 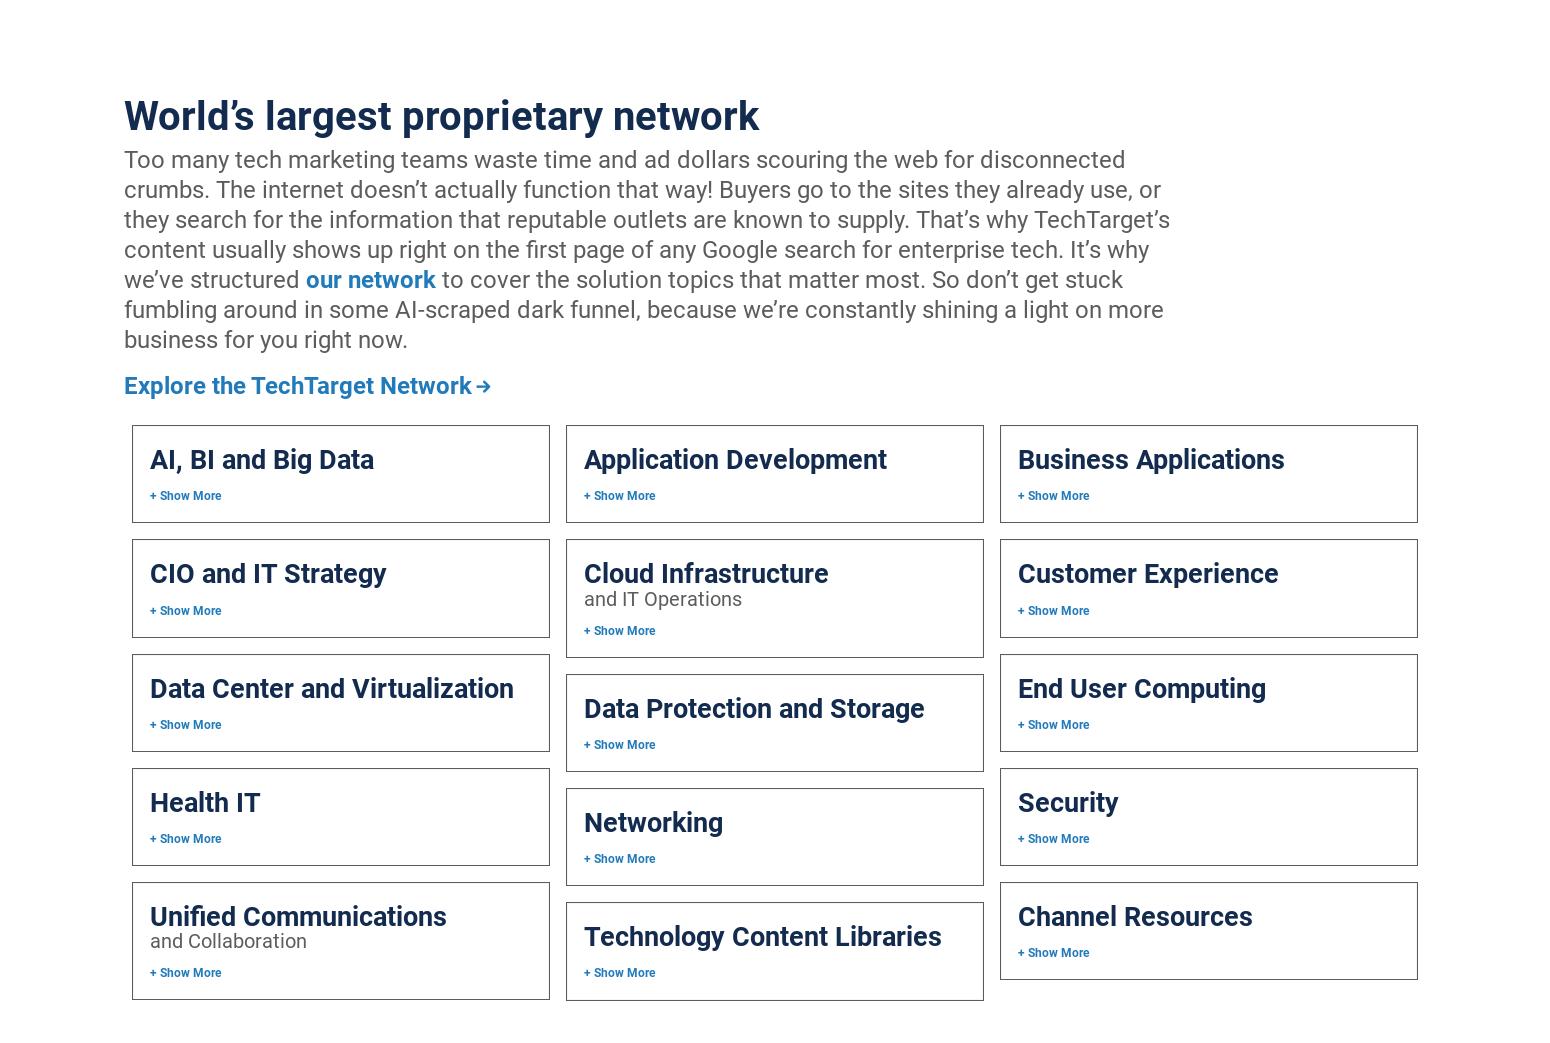 I want to click on 'Networking', so click(x=651, y=821).